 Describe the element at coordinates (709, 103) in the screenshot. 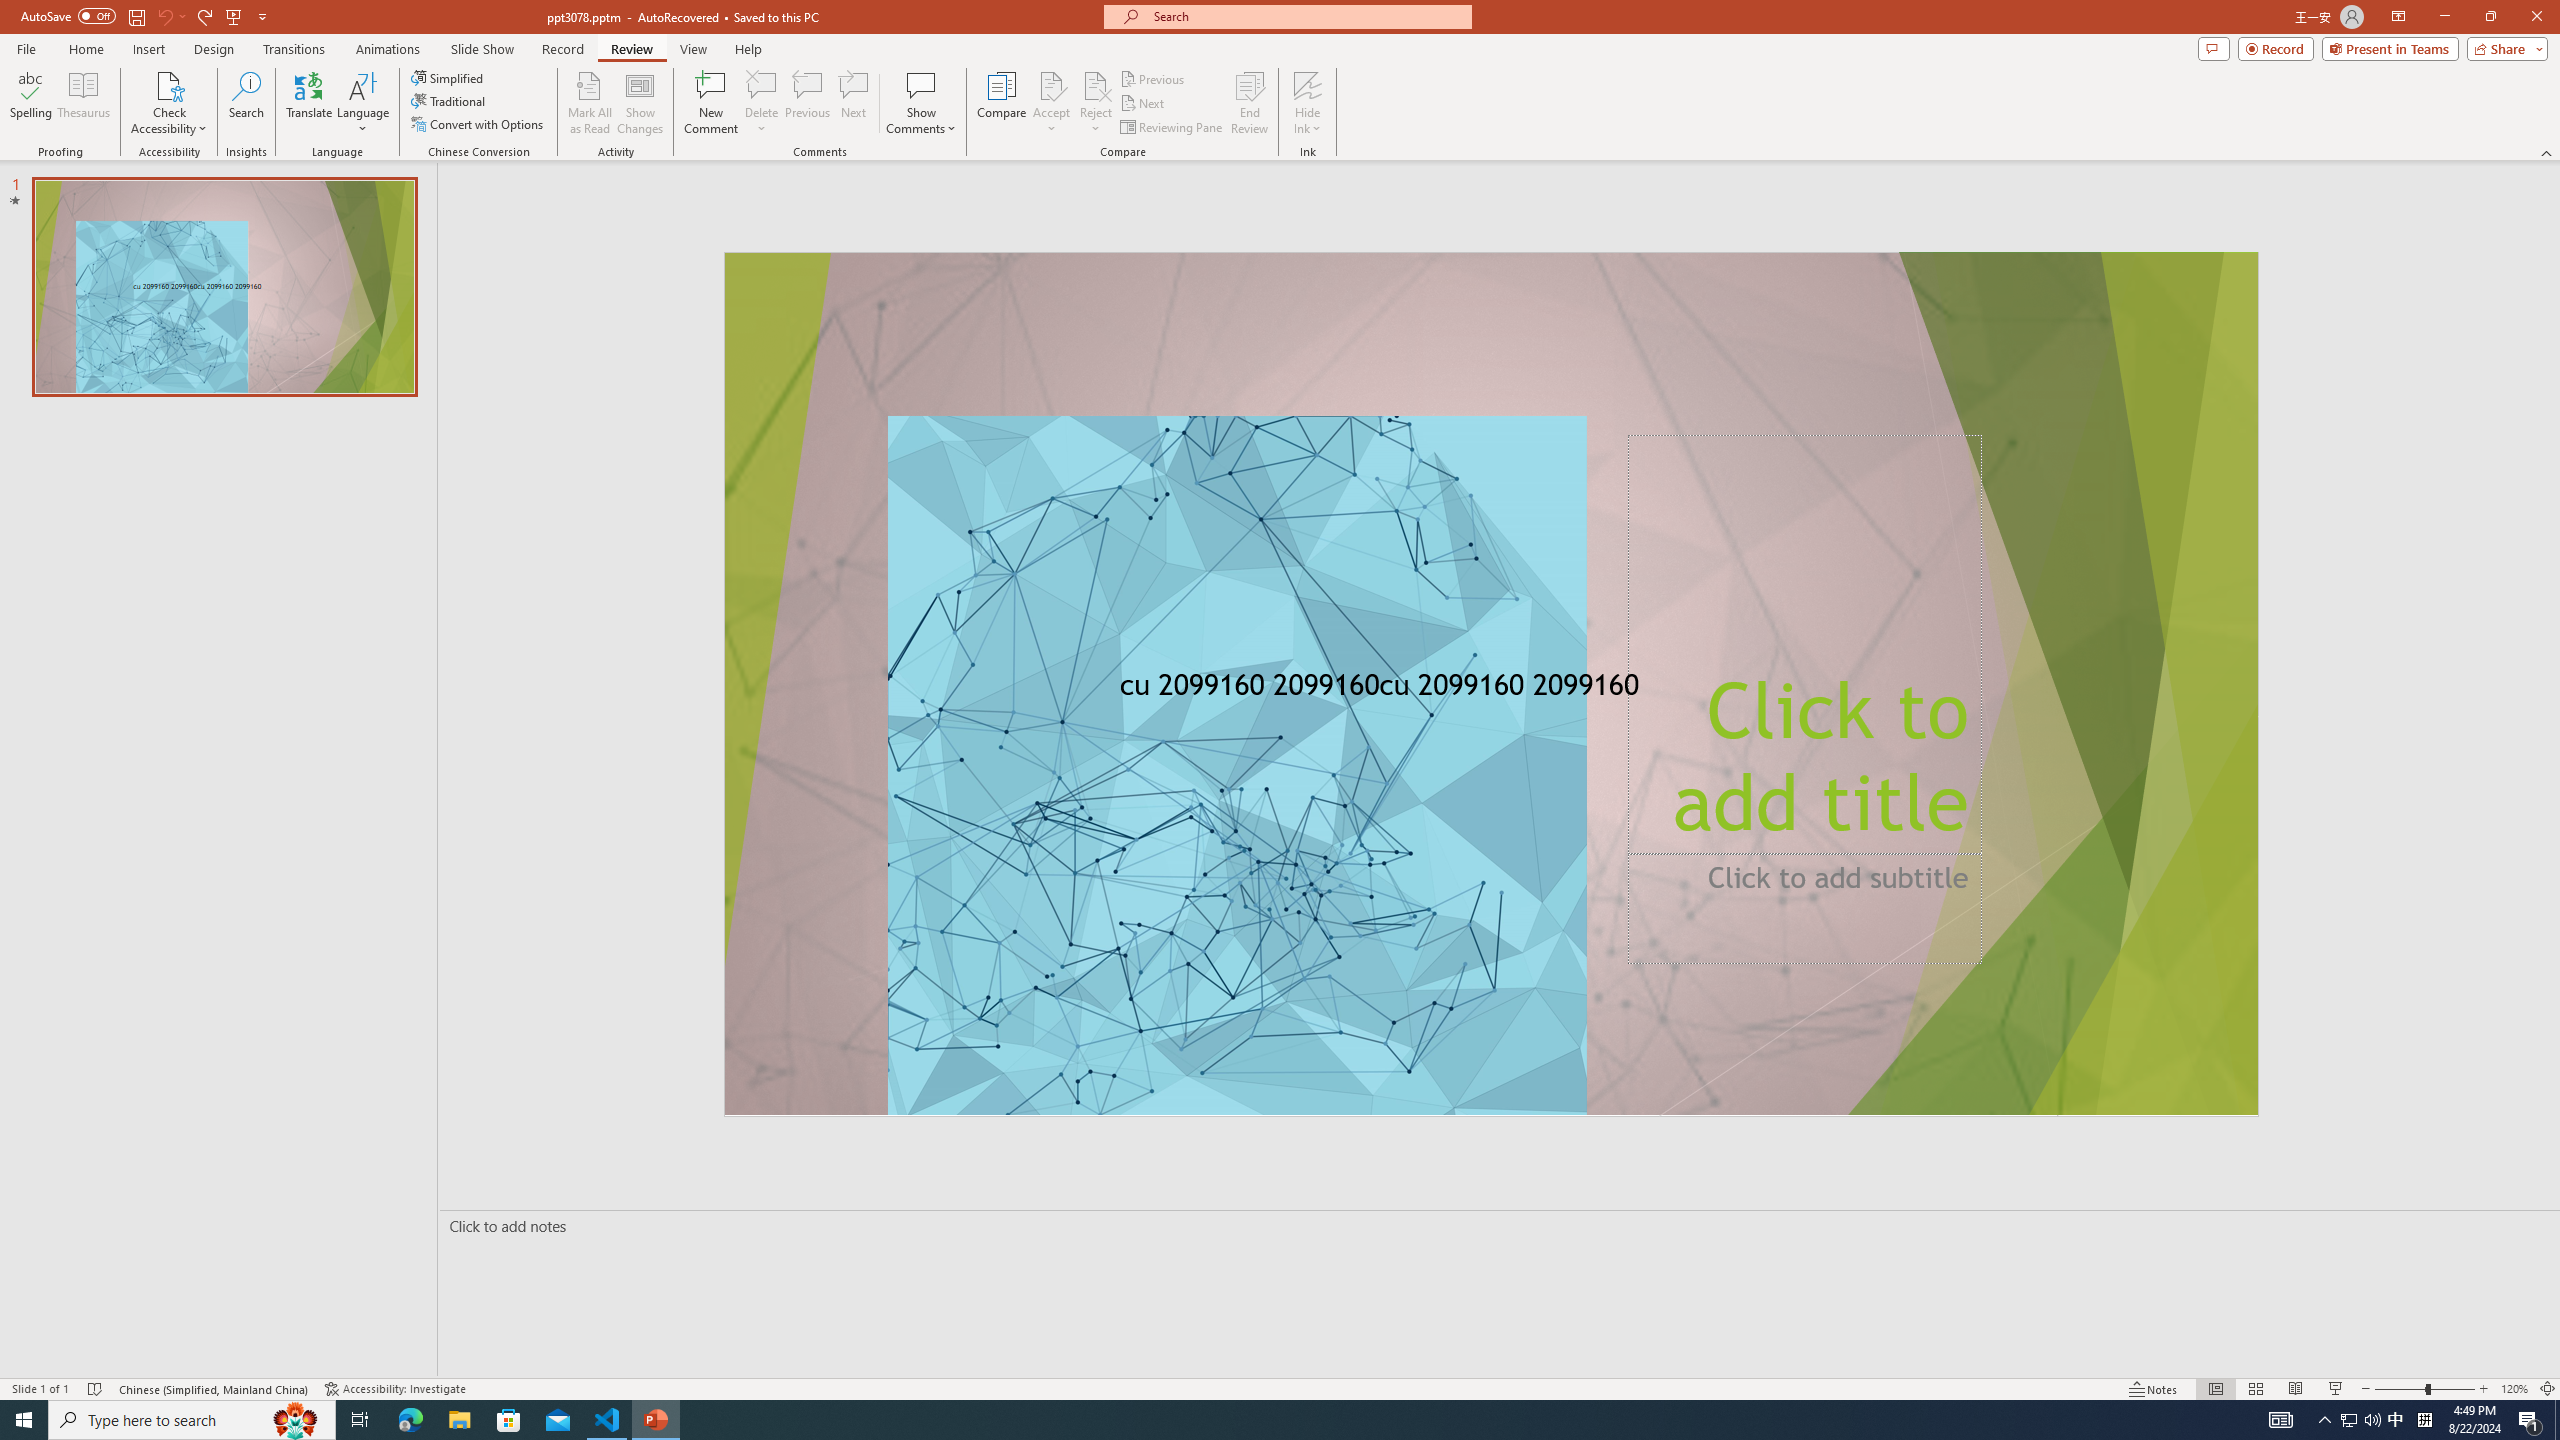

I see `'New Comment'` at that location.